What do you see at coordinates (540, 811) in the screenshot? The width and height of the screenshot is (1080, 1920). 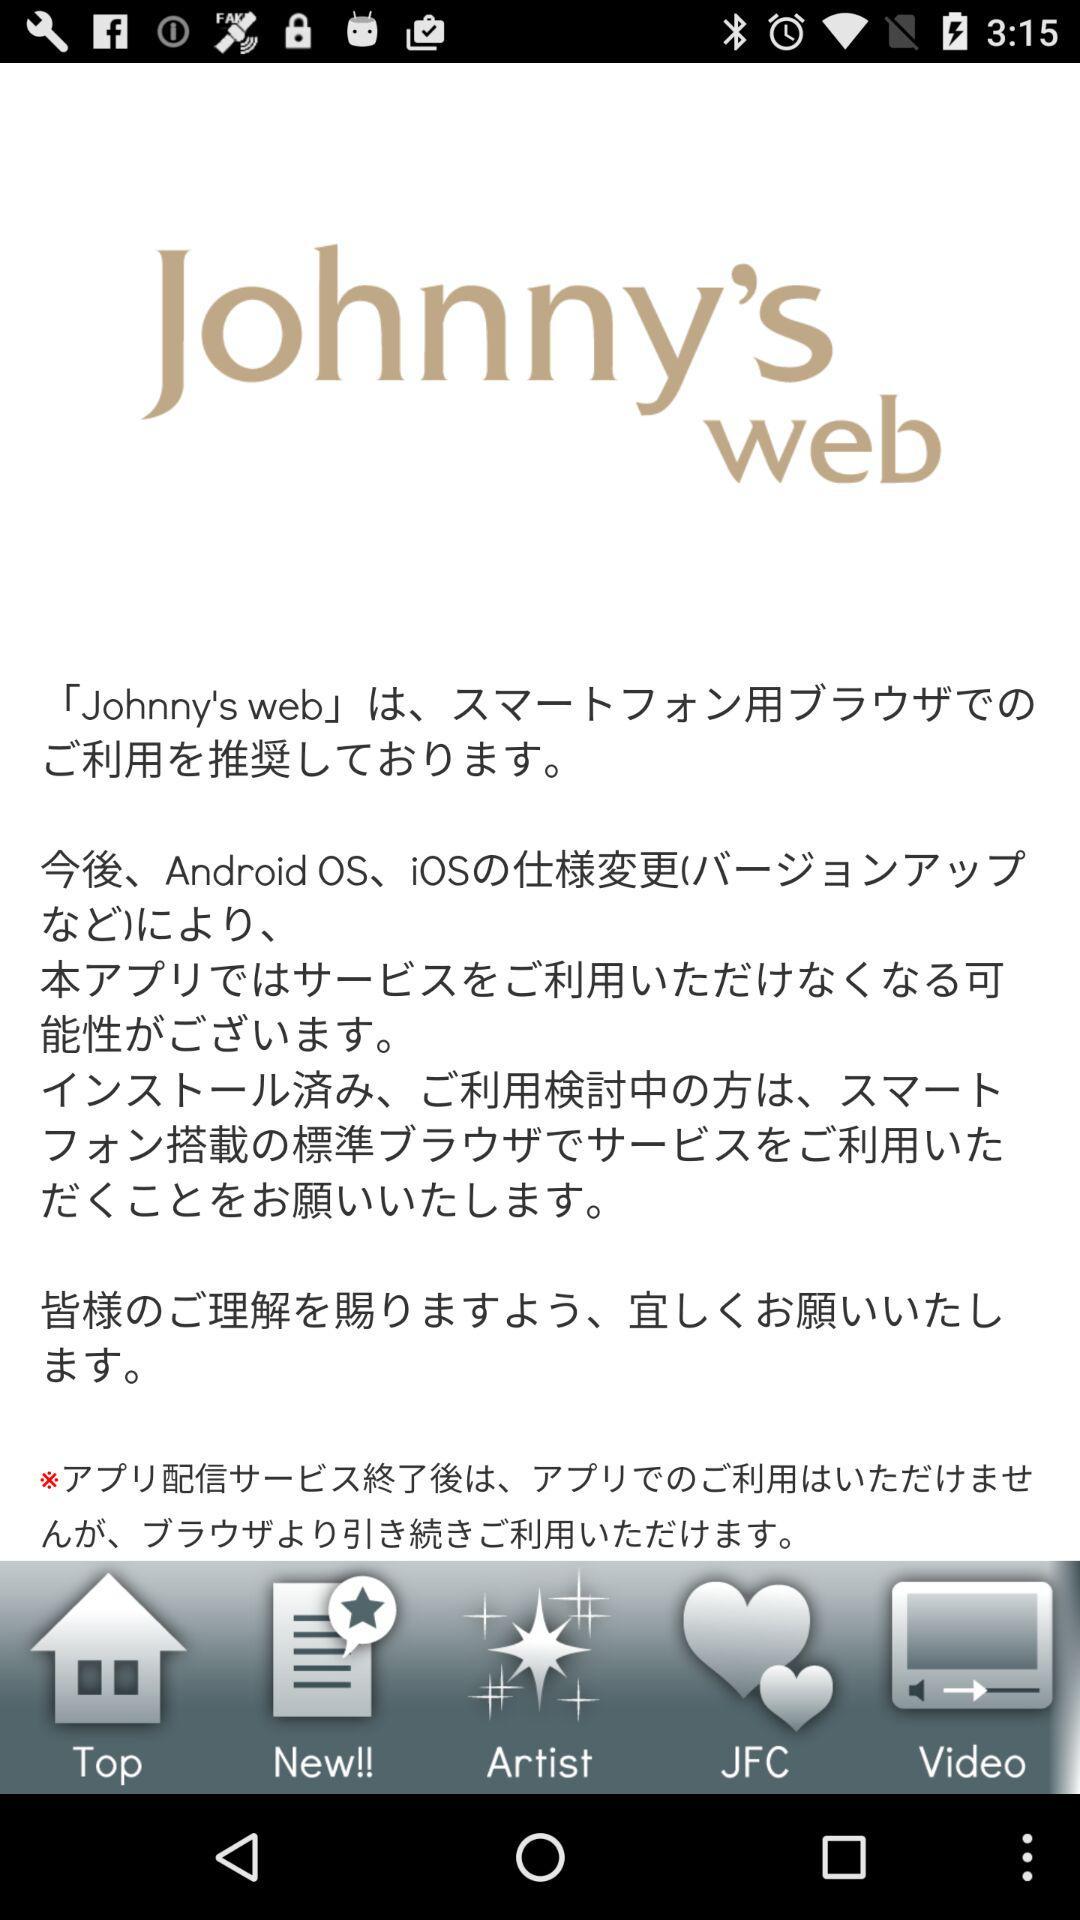 I see `open johnny 's web` at bounding box center [540, 811].